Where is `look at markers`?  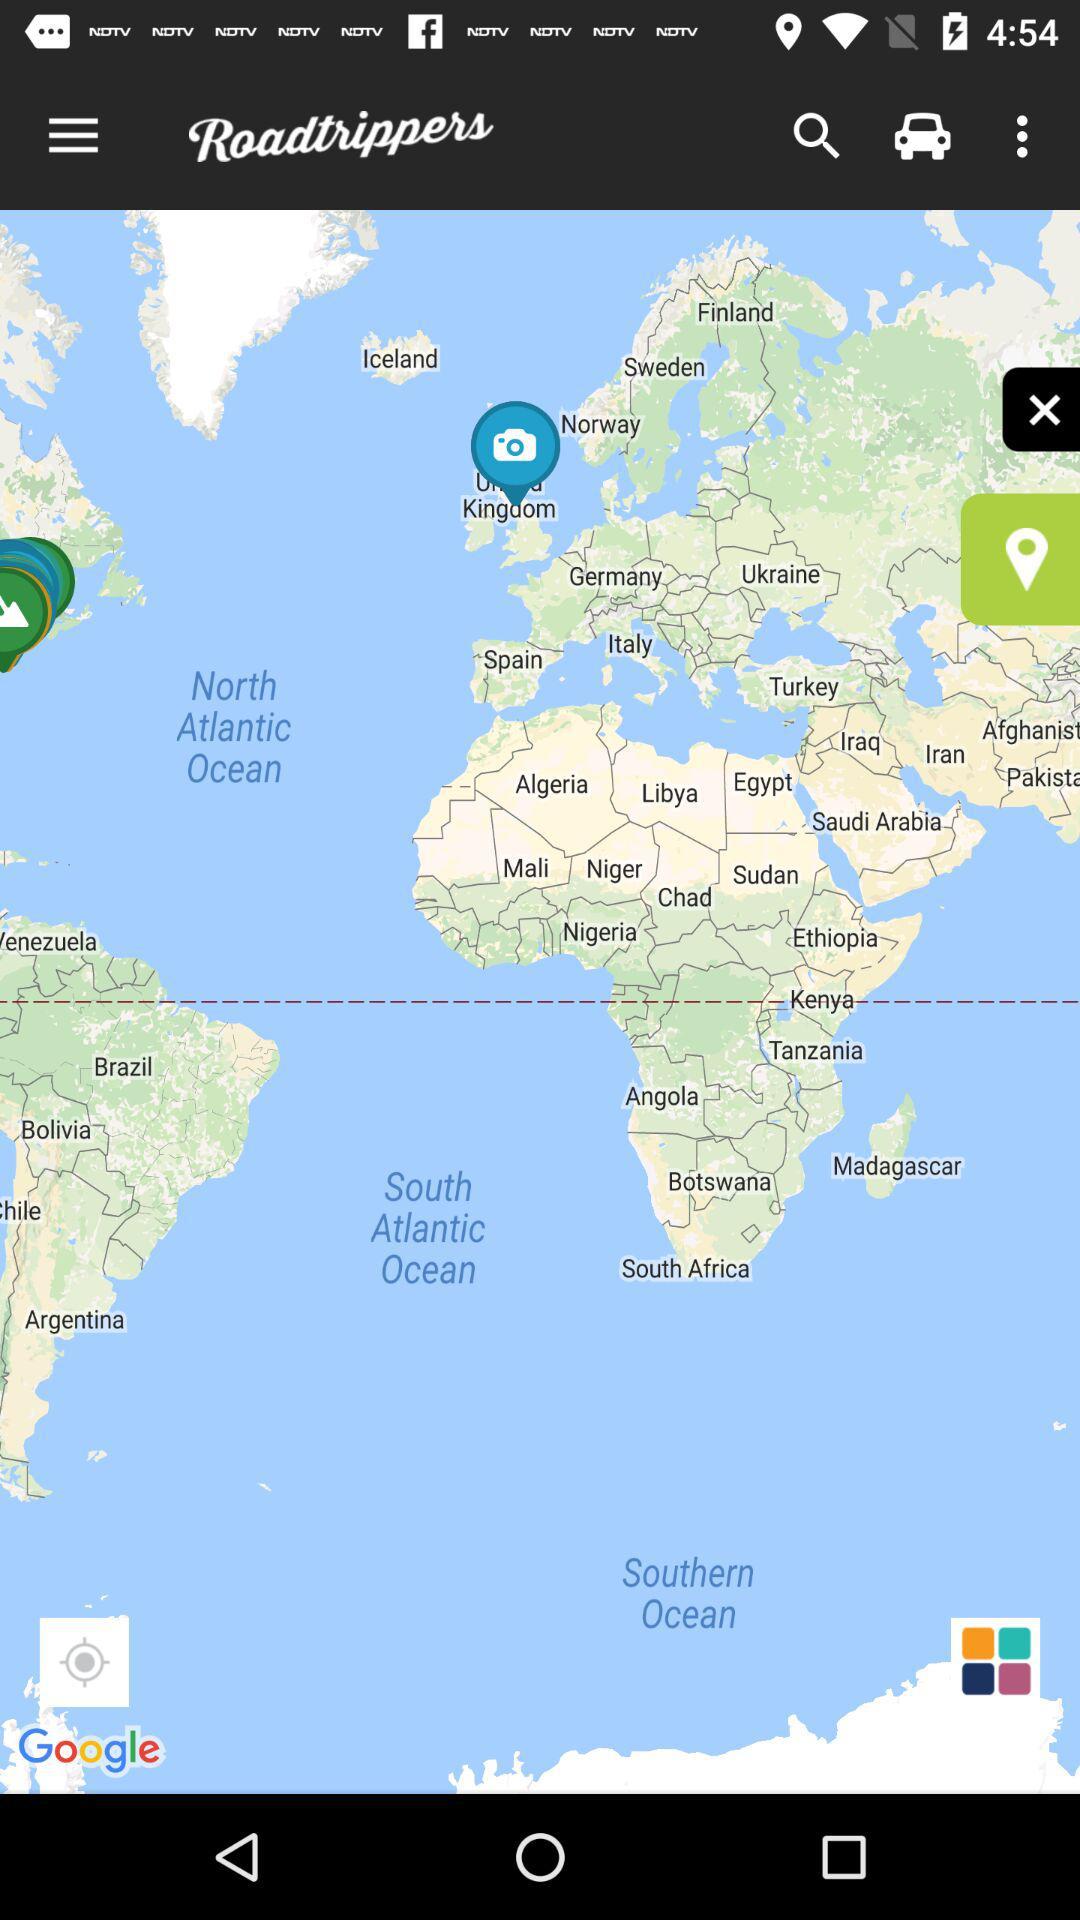
look at markers is located at coordinates (1020, 559).